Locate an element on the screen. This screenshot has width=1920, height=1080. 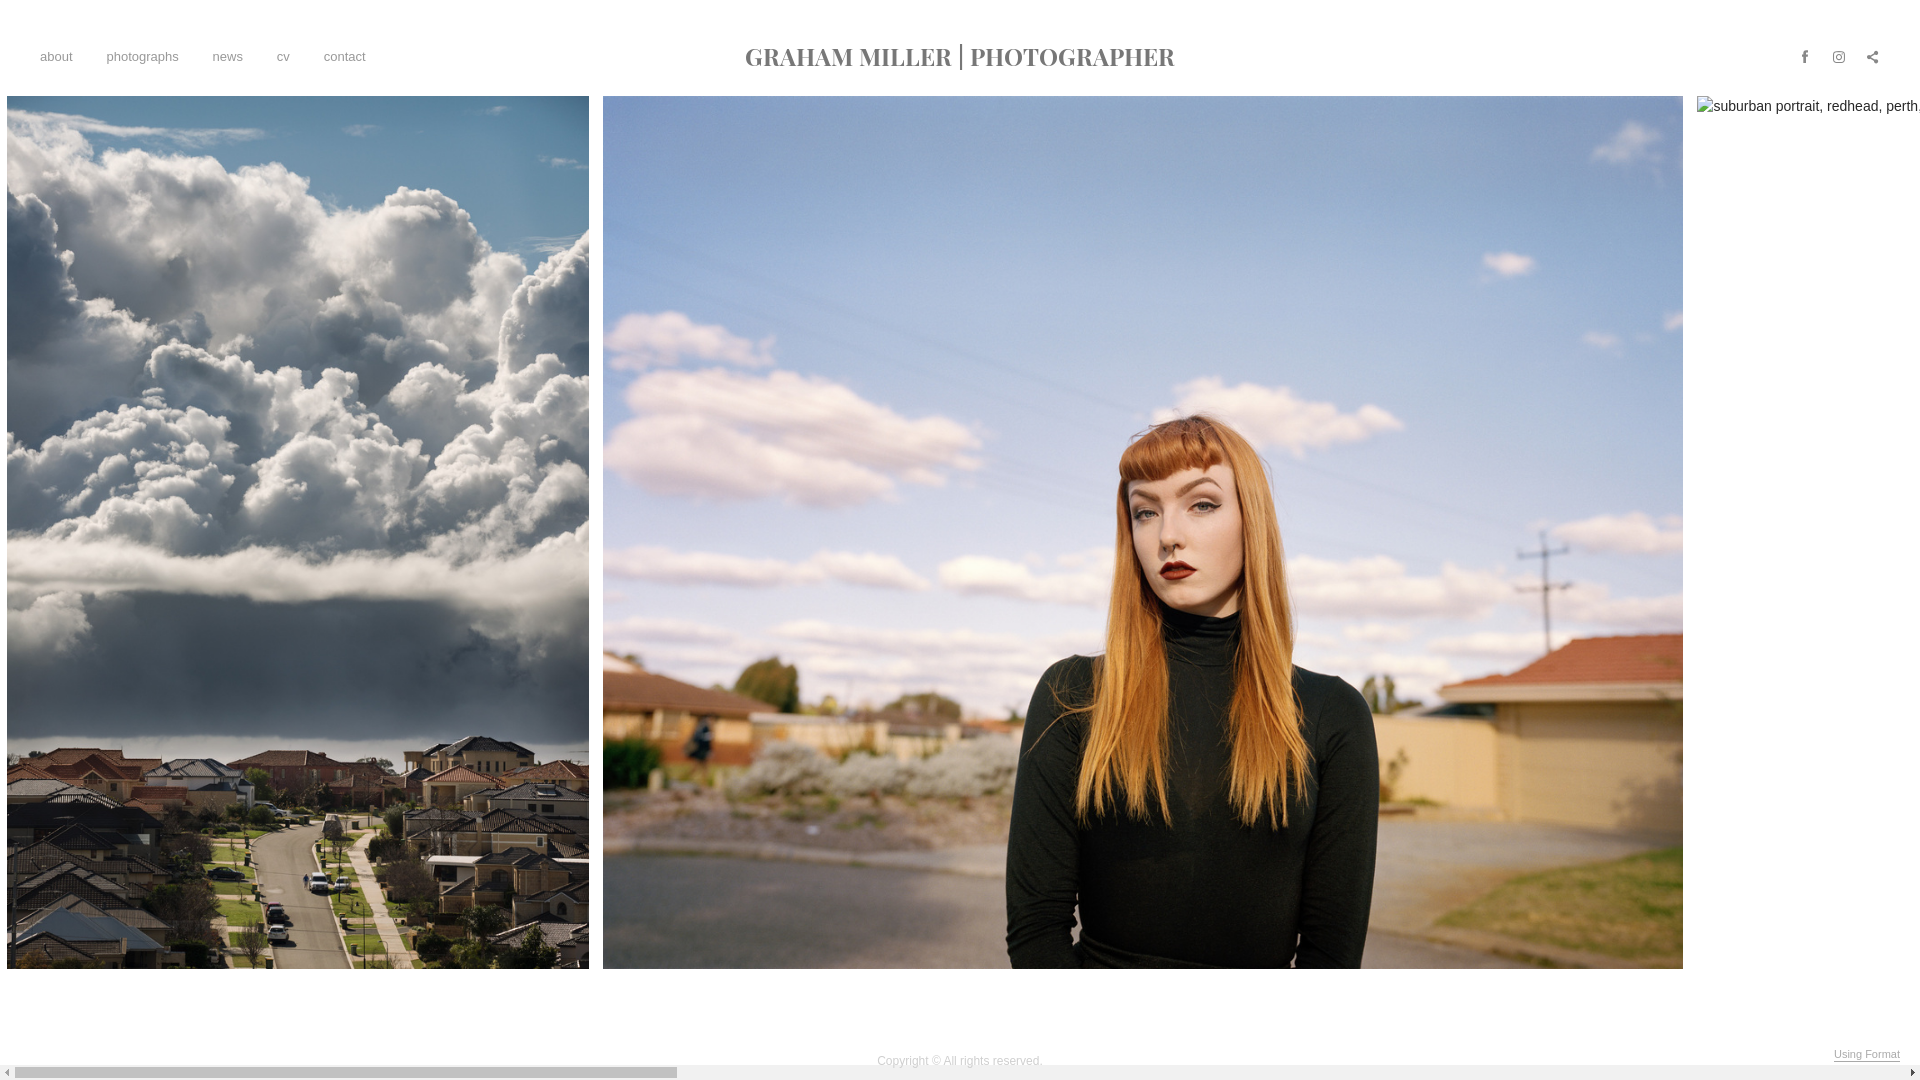
'Facebook' is located at coordinates (1804, 55).